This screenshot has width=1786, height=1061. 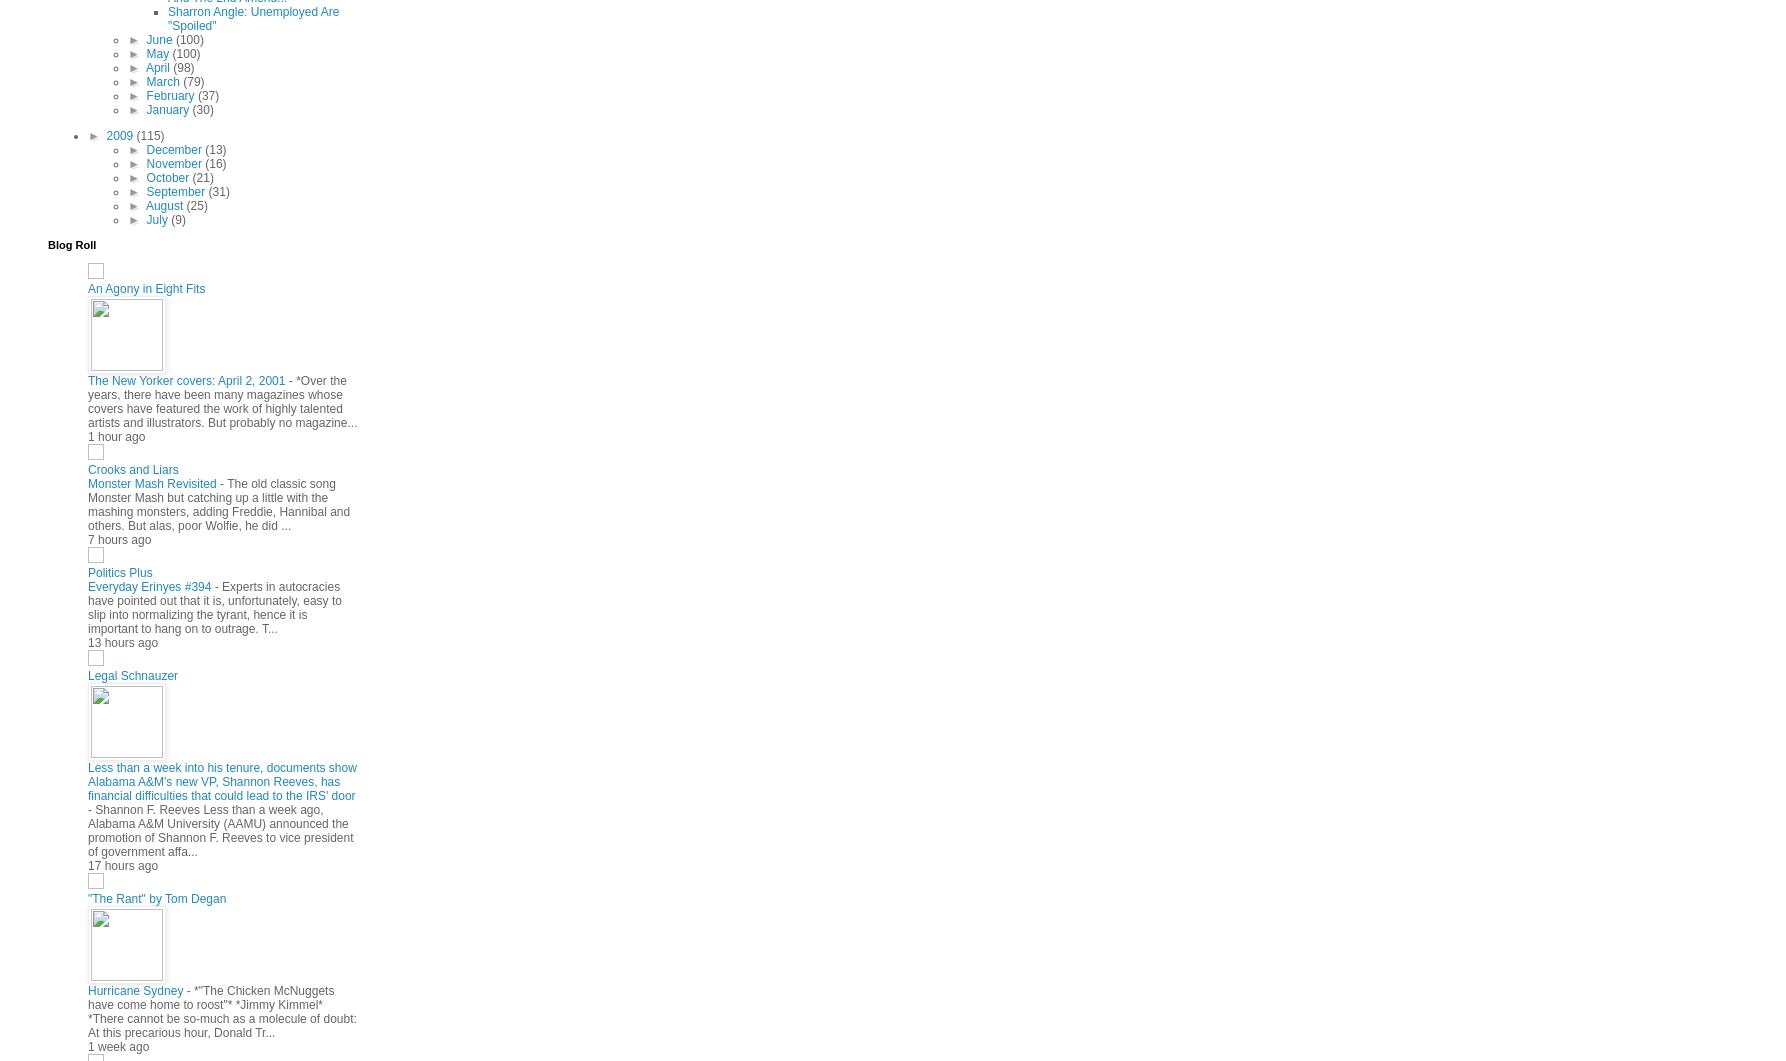 What do you see at coordinates (214, 162) in the screenshot?
I see `'(16)'` at bounding box center [214, 162].